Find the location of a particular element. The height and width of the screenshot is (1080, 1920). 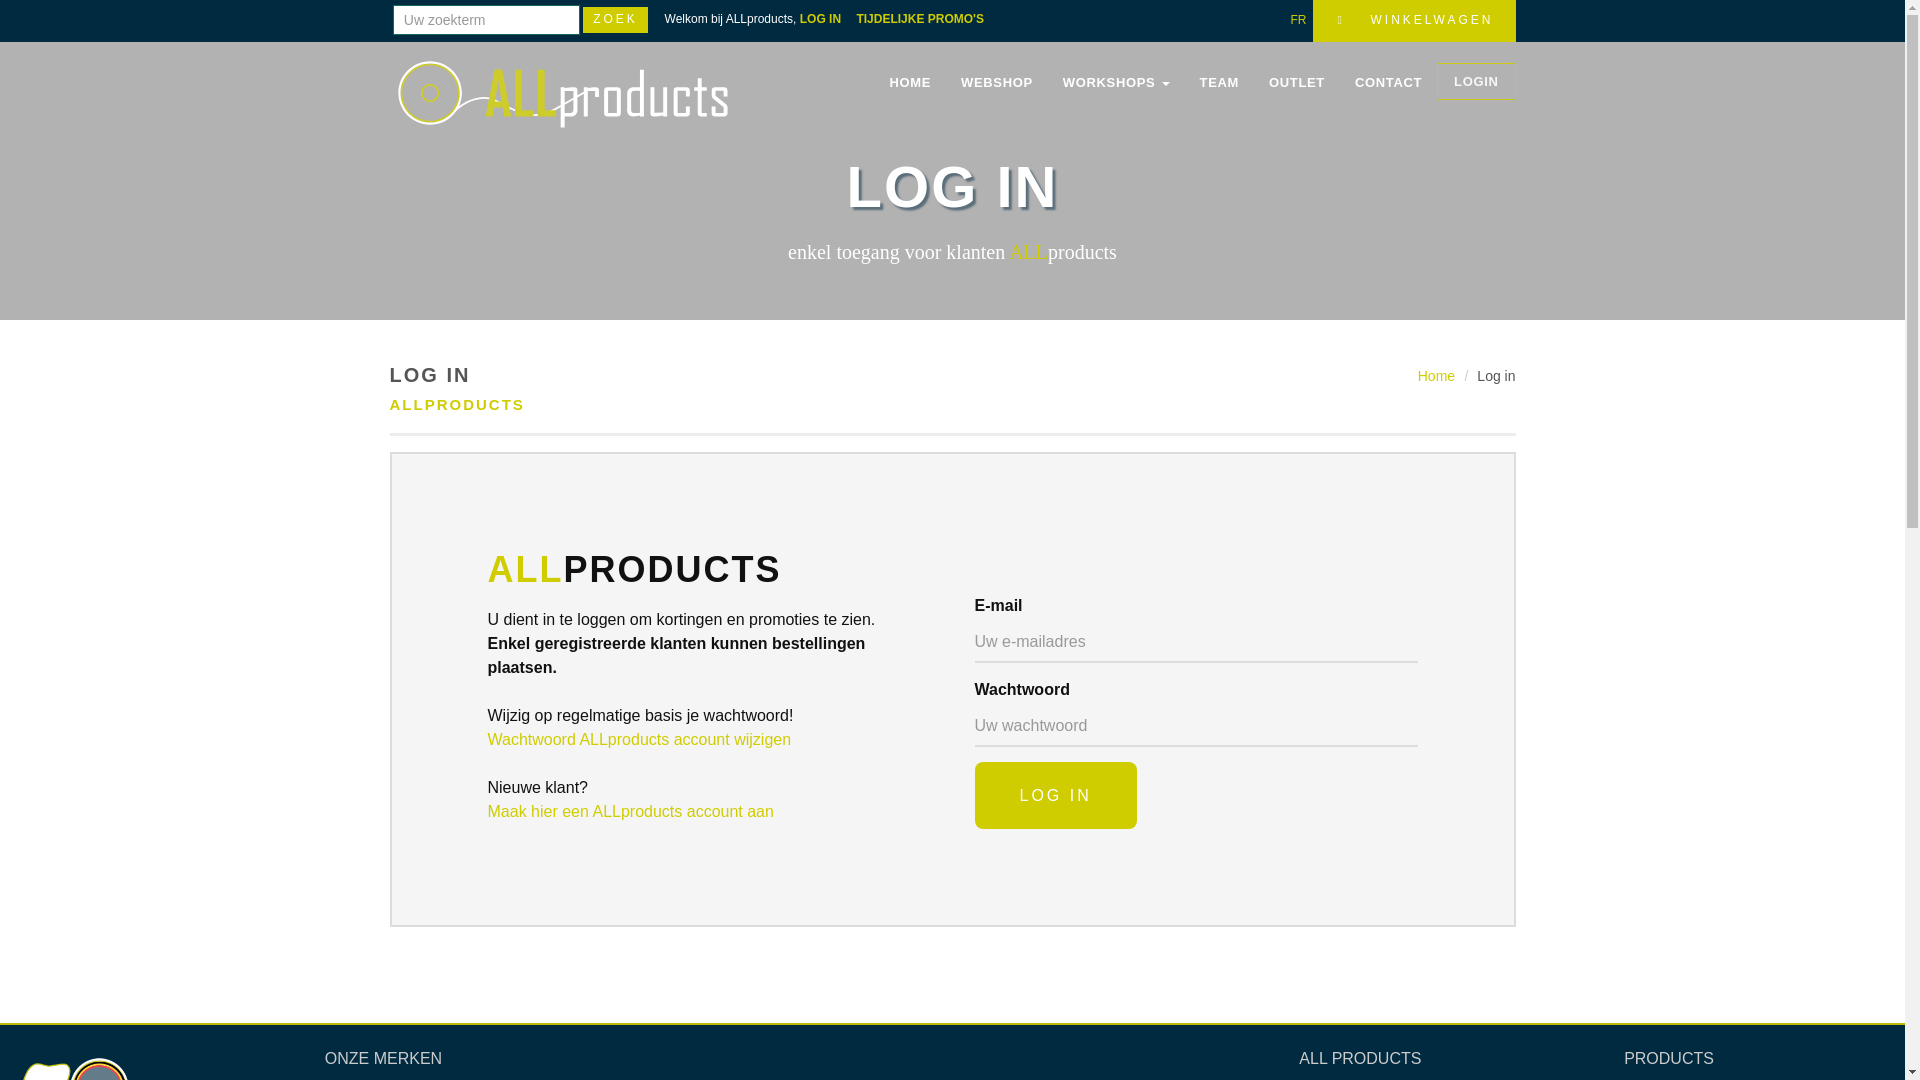

'WEBSHOP' is located at coordinates (997, 82).